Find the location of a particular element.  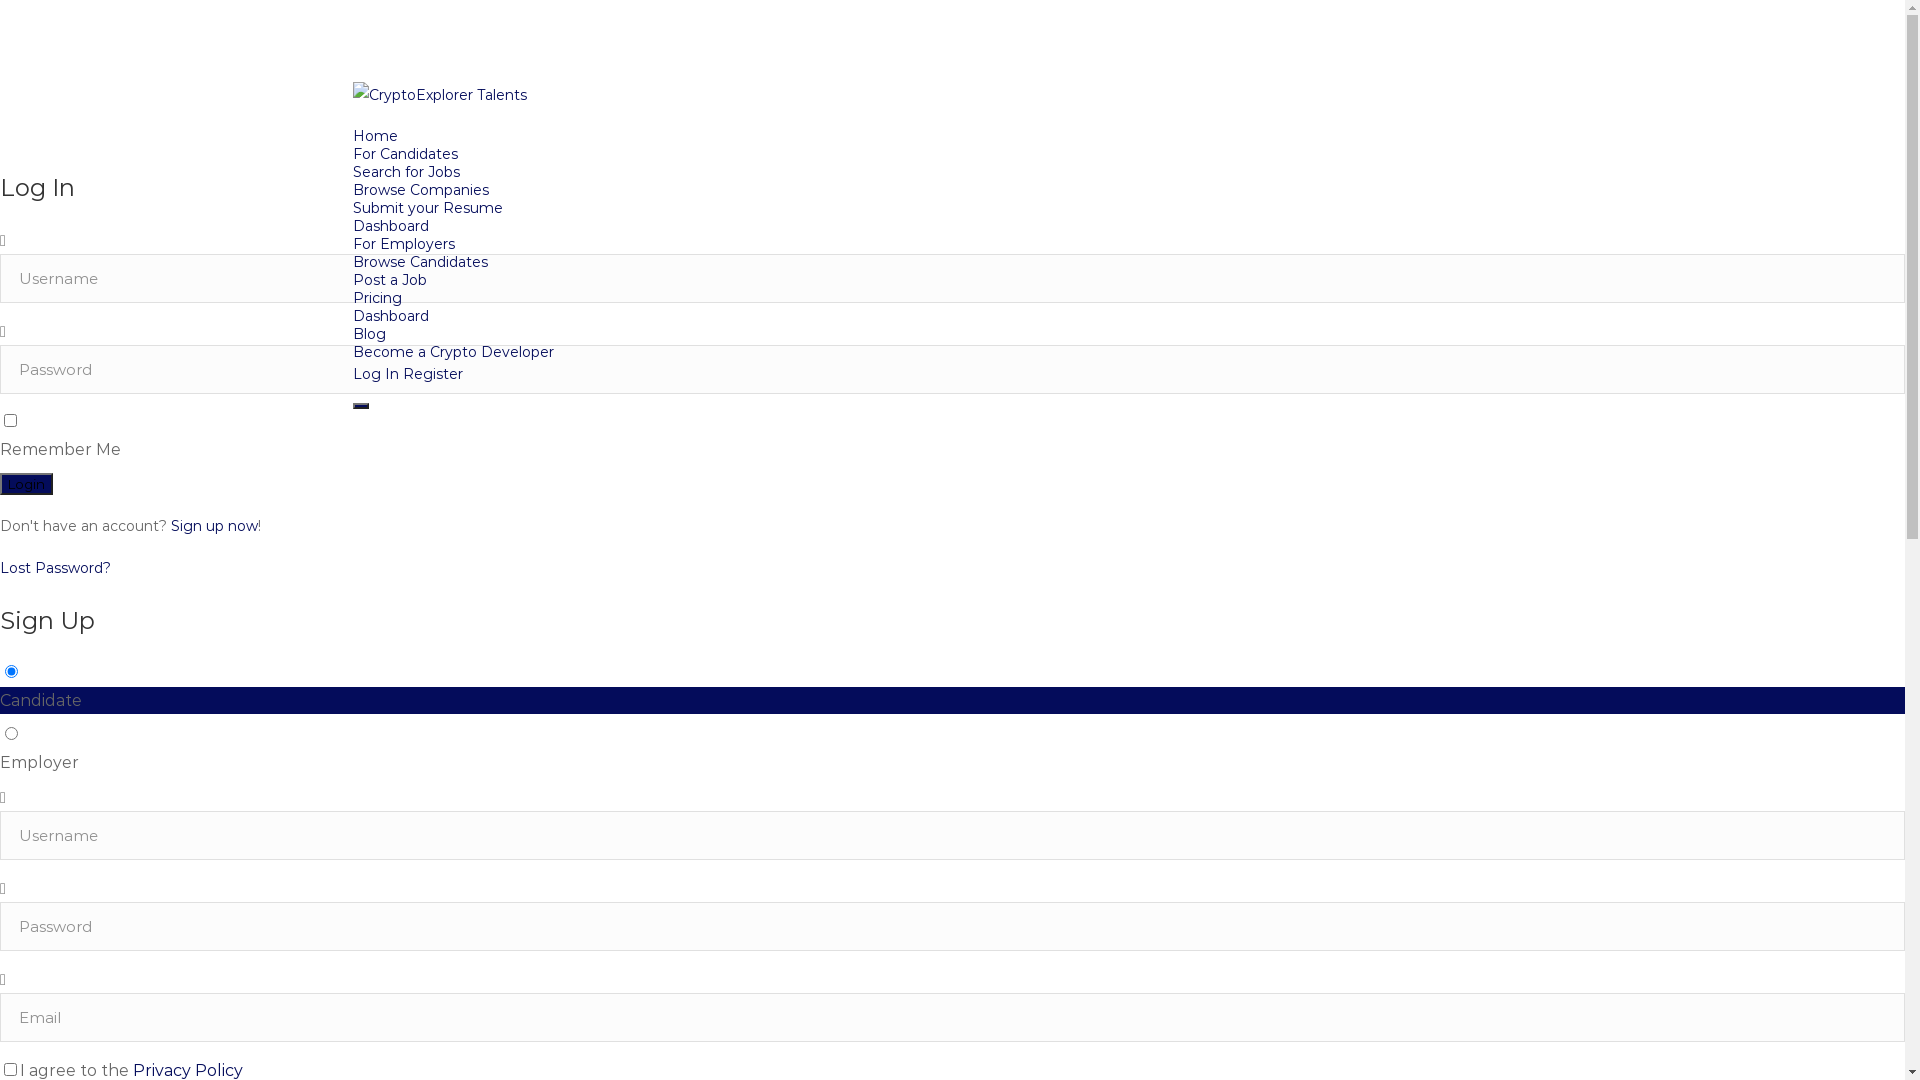

'Log In' is located at coordinates (374, 374).